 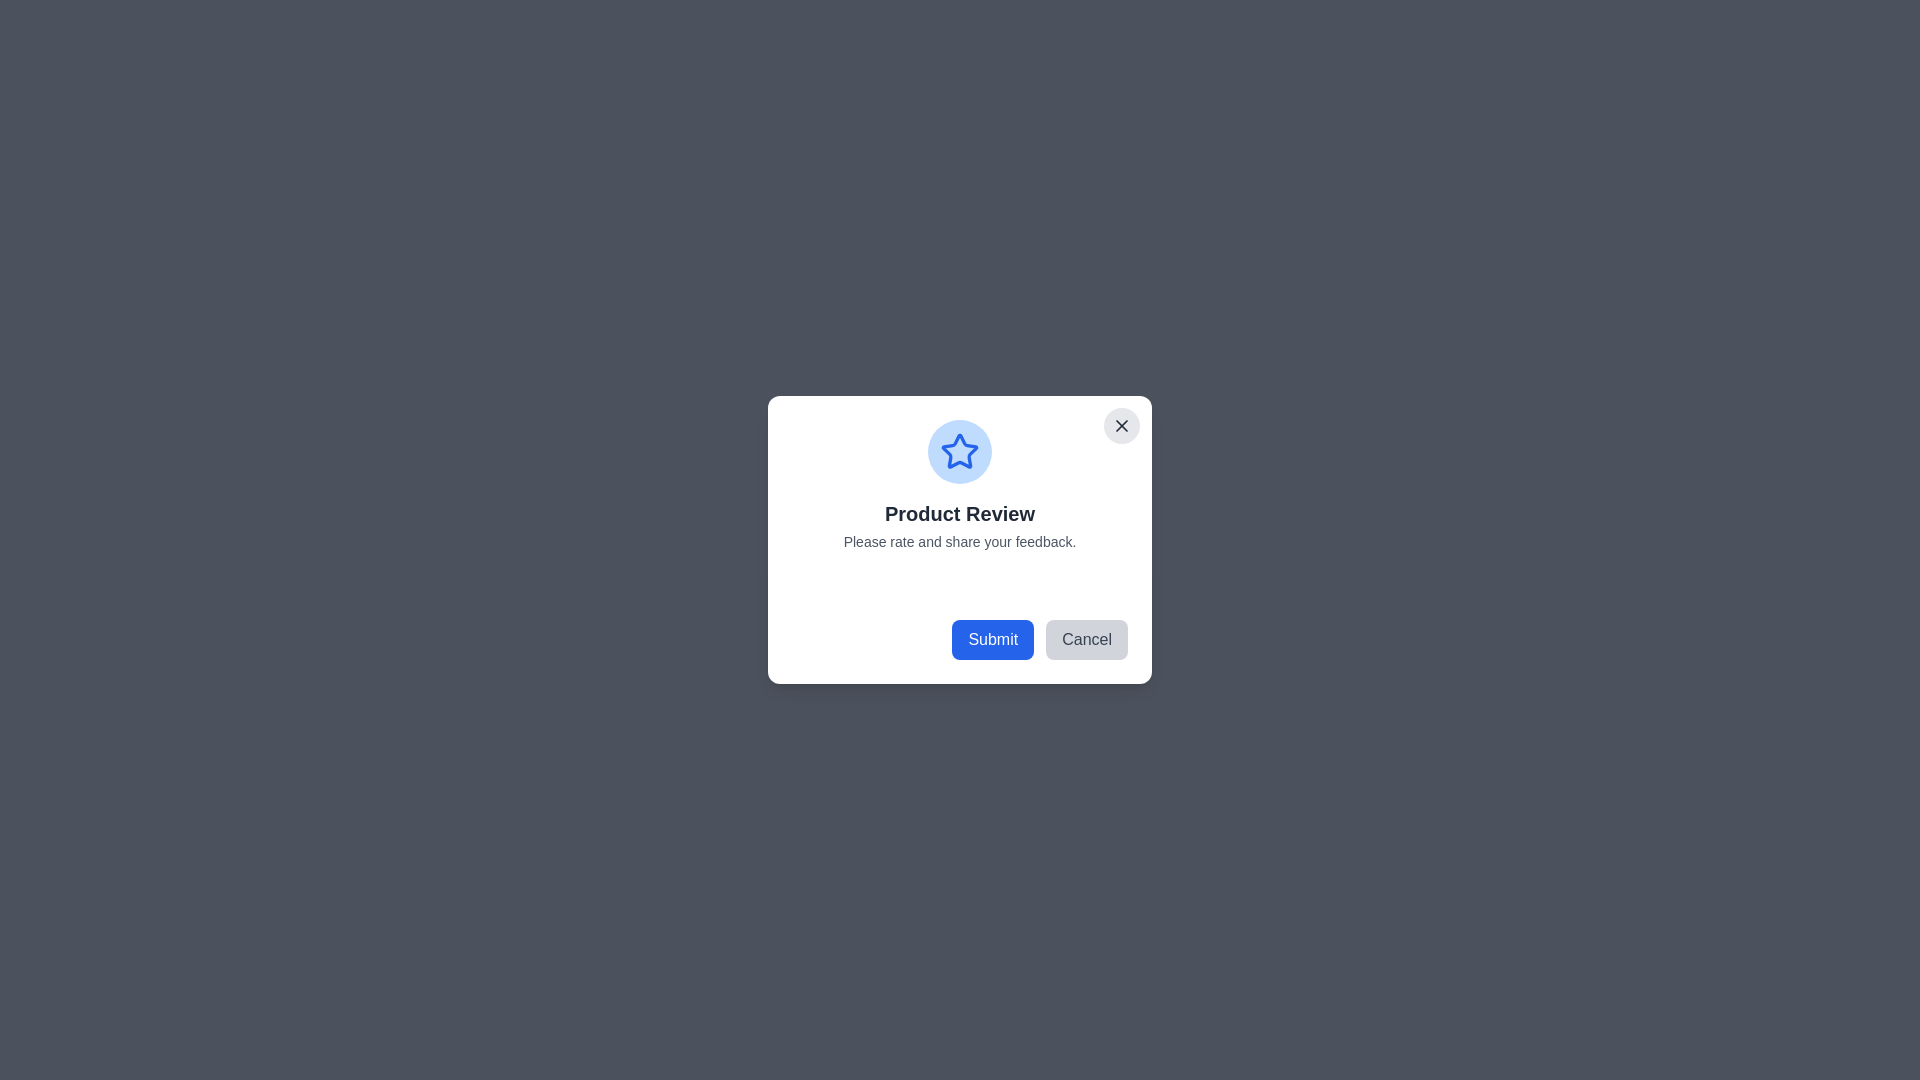 I want to click on the first rating star icon in the rating bar located at the bottom of the modal, so click(x=841, y=585).